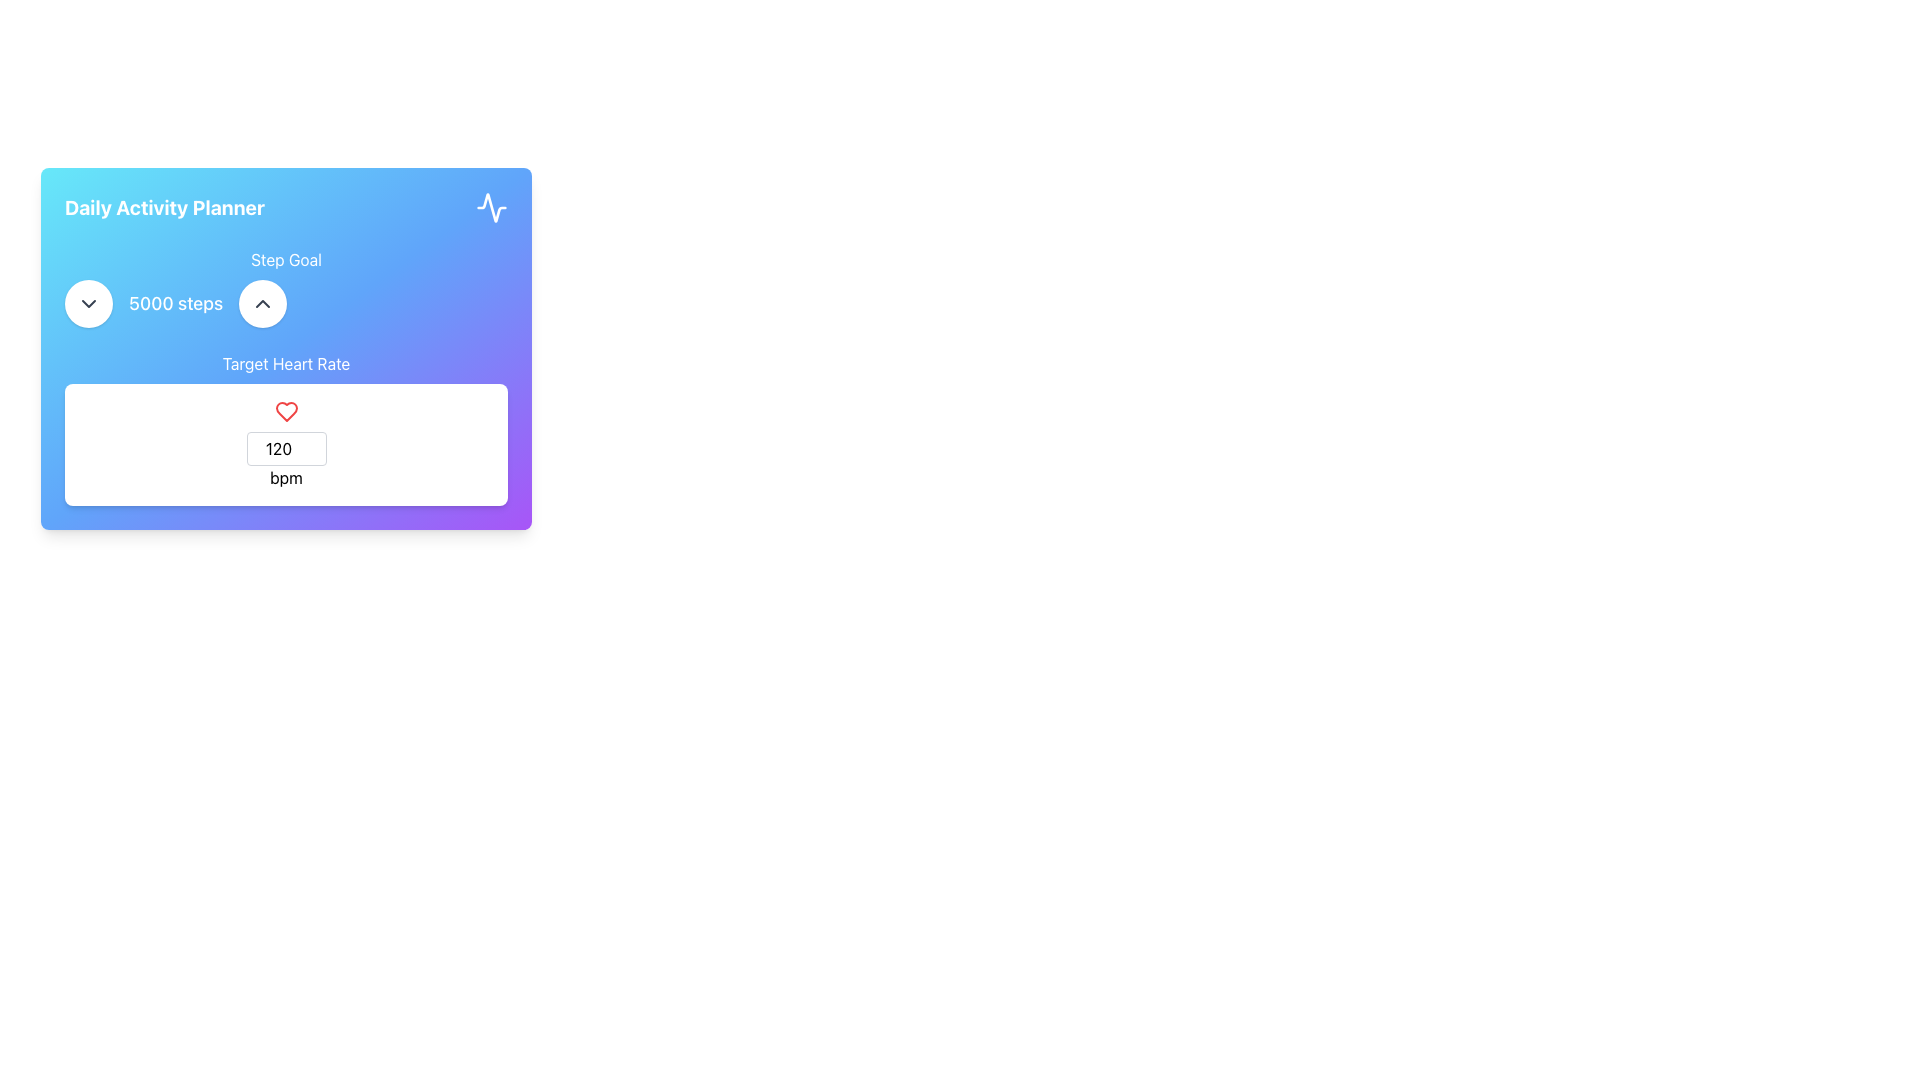  What do you see at coordinates (262, 304) in the screenshot?
I see `the upward chevron arrow icon within the circular button located in the top left section of the 'Daily Activity Planner' card` at bounding box center [262, 304].